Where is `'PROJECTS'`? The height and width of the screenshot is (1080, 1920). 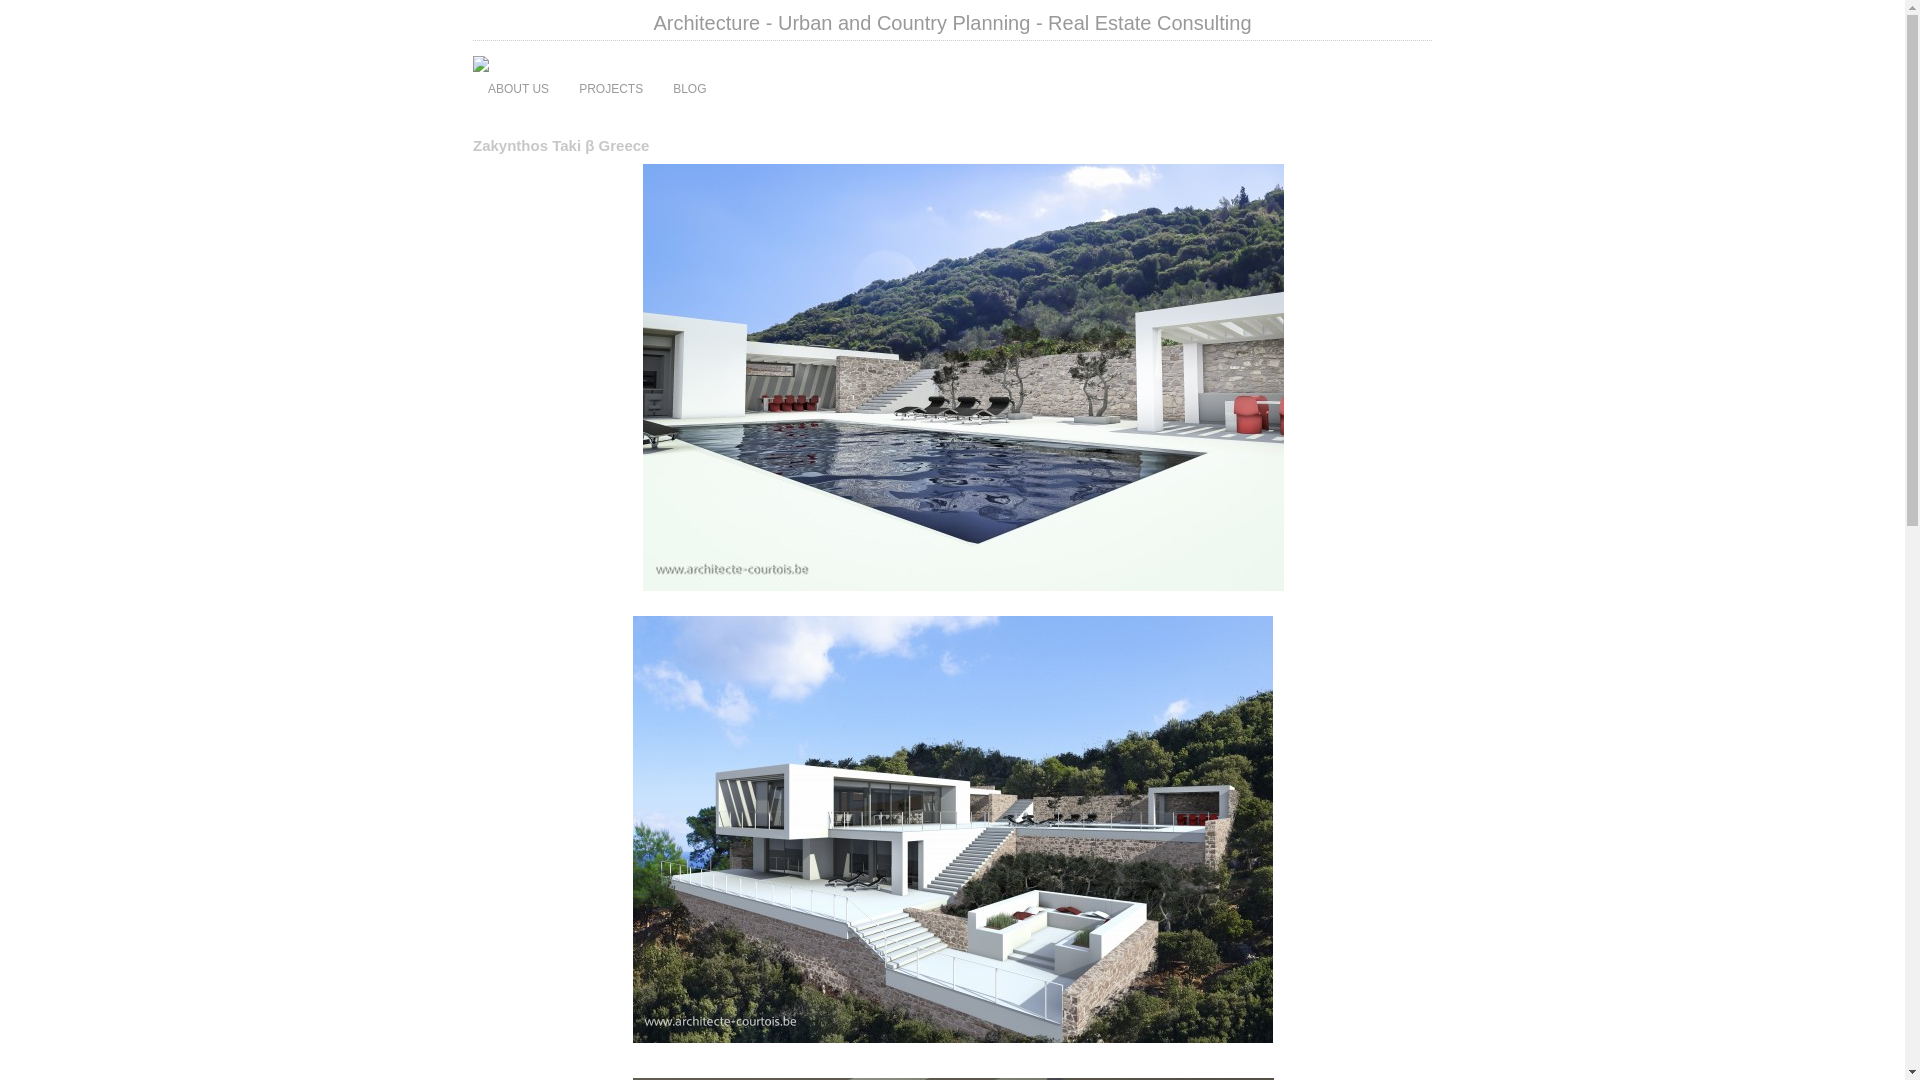 'PROJECTS' is located at coordinates (609, 87).